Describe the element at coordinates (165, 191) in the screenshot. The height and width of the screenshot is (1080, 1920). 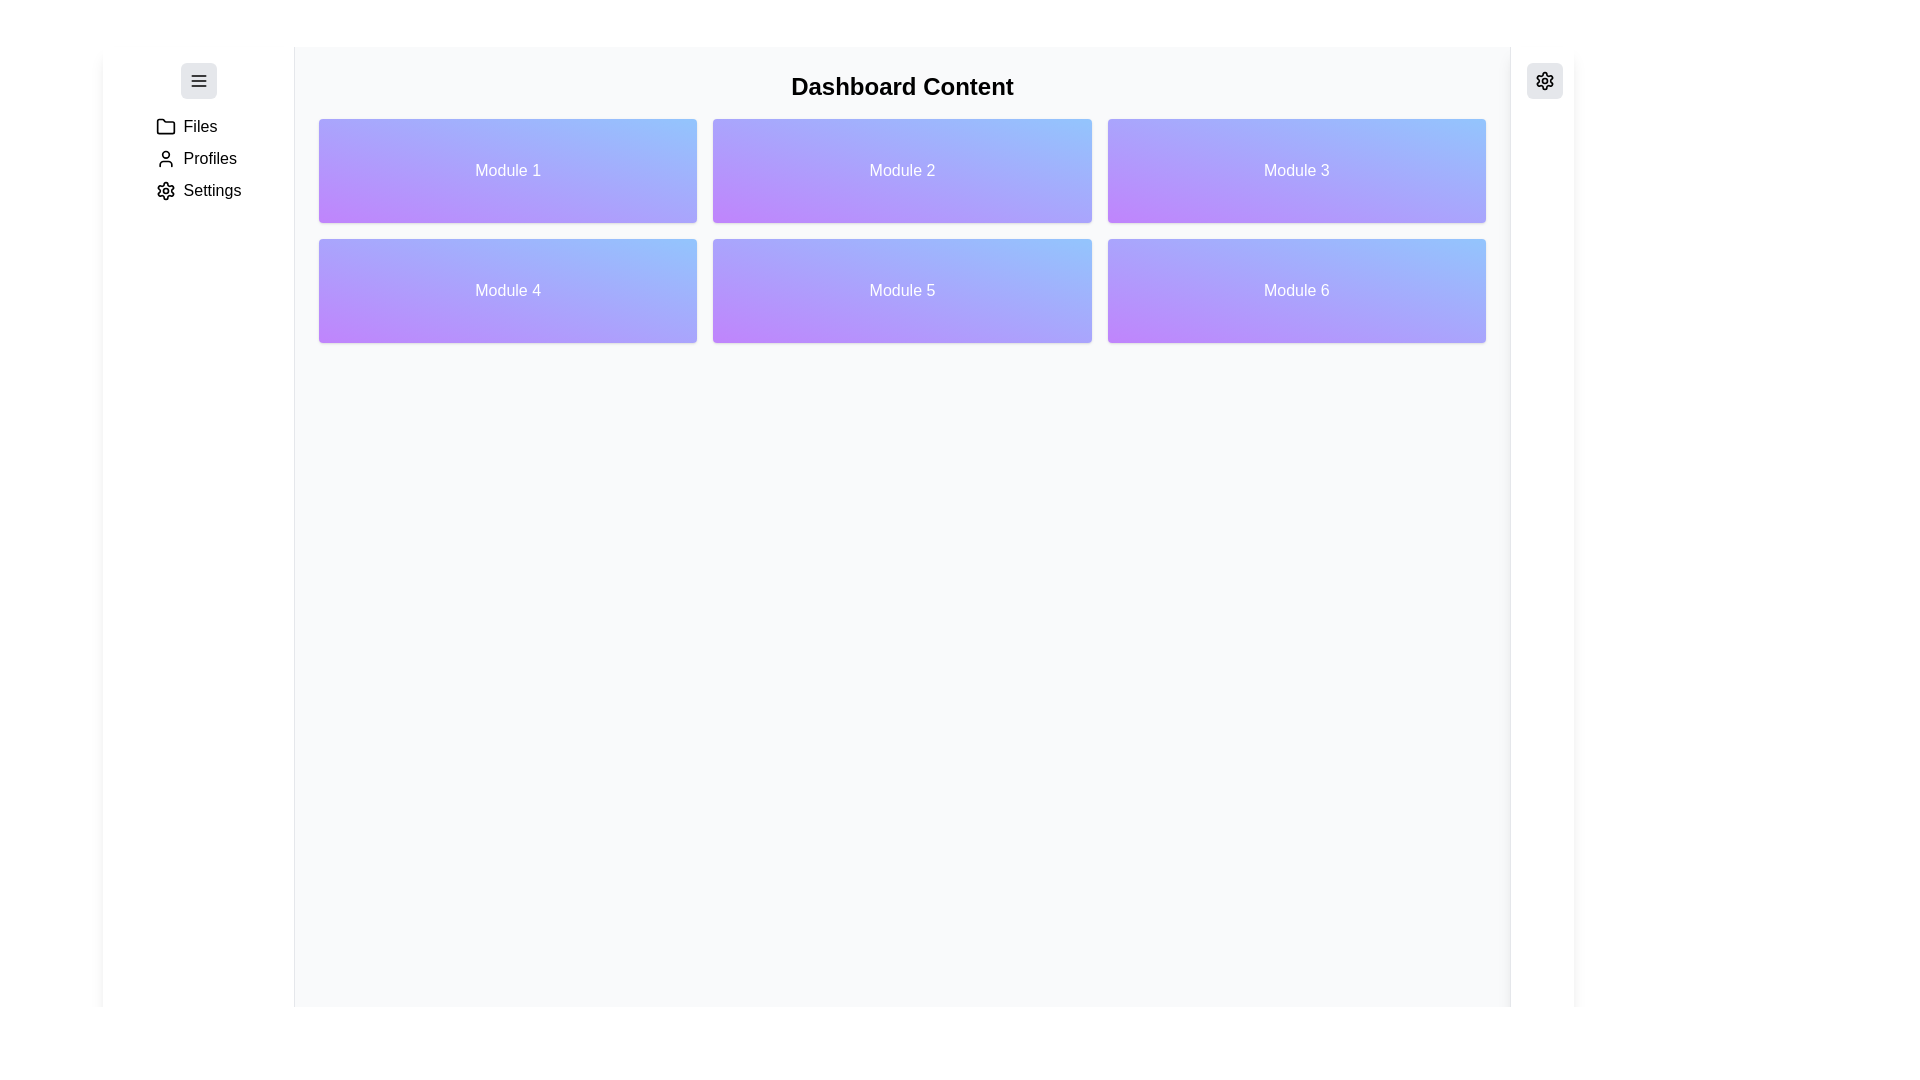
I see `the gear/settings icon located in the vertical navigation menu, positioned between the 'Profiles' icon and the 'Settings' label` at that location.